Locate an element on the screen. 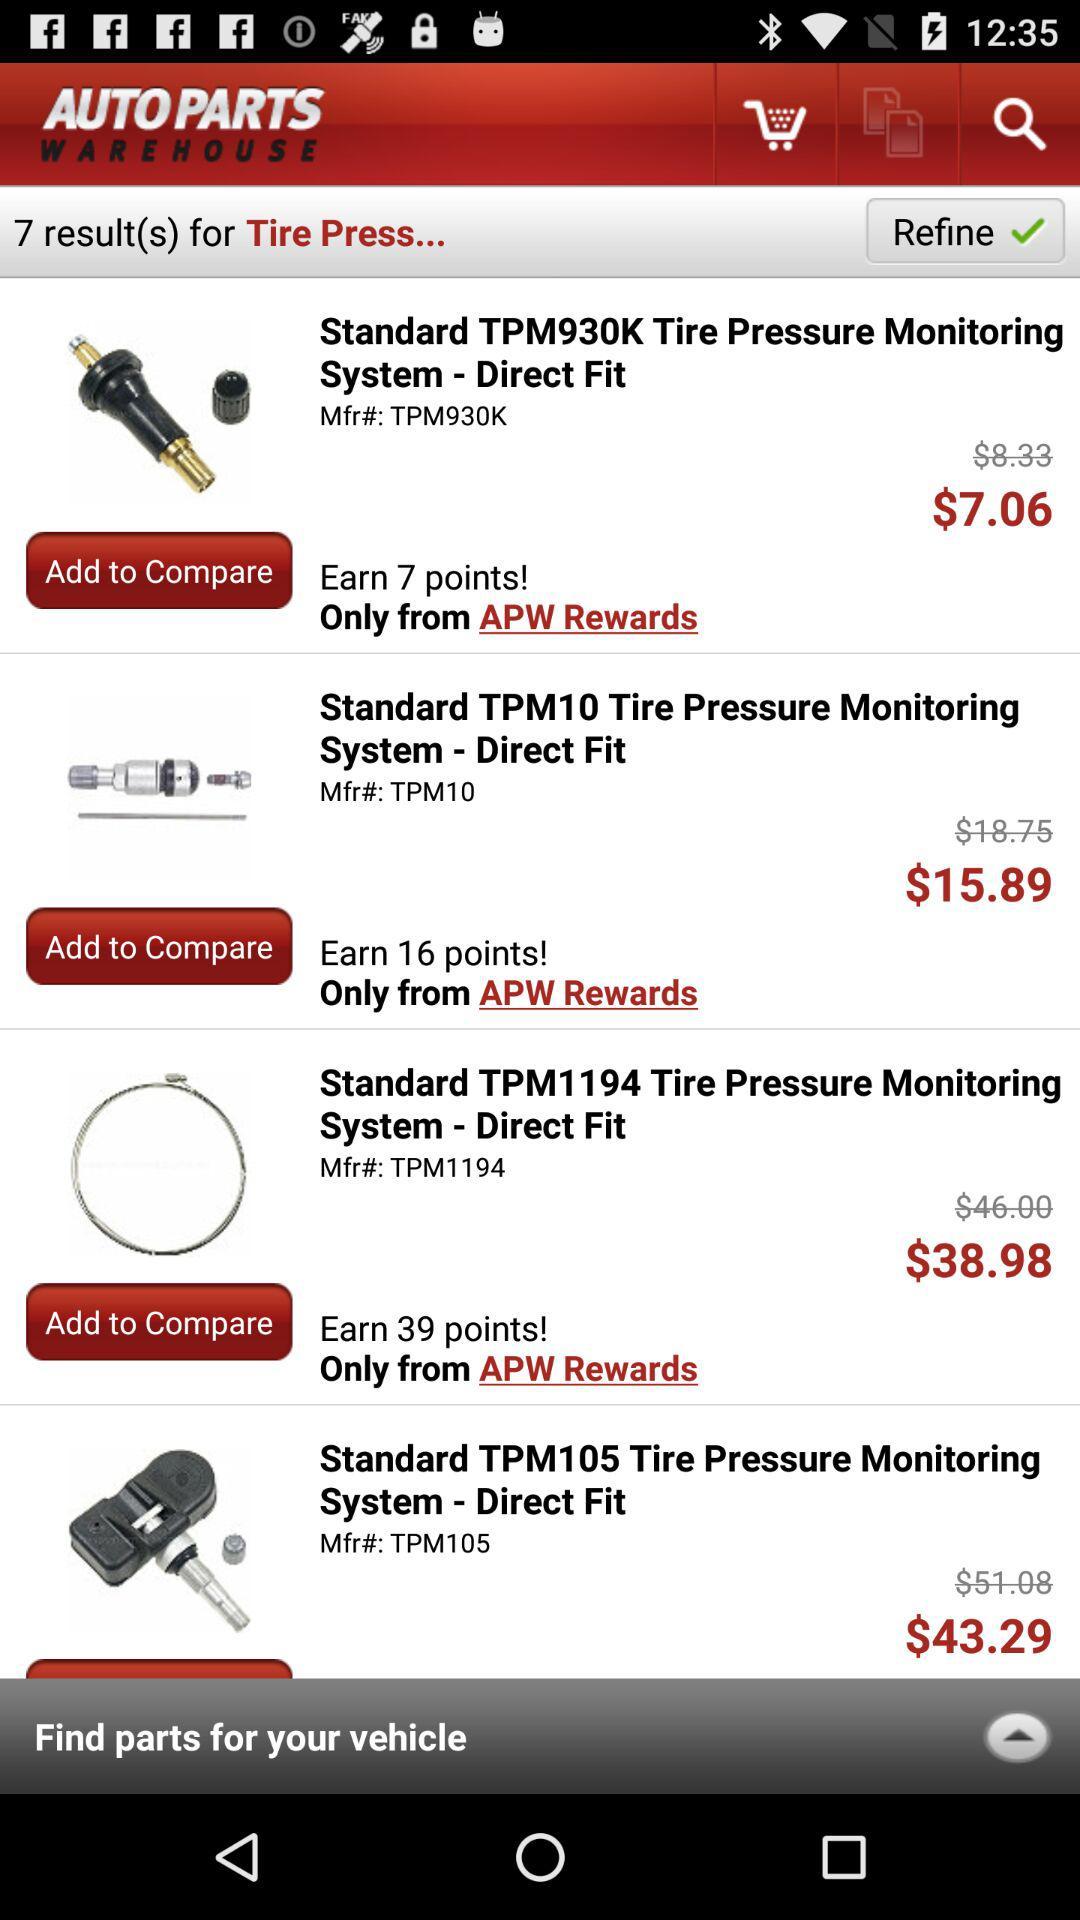 This screenshot has width=1080, height=1920. open the shopping cart is located at coordinates (773, 123).